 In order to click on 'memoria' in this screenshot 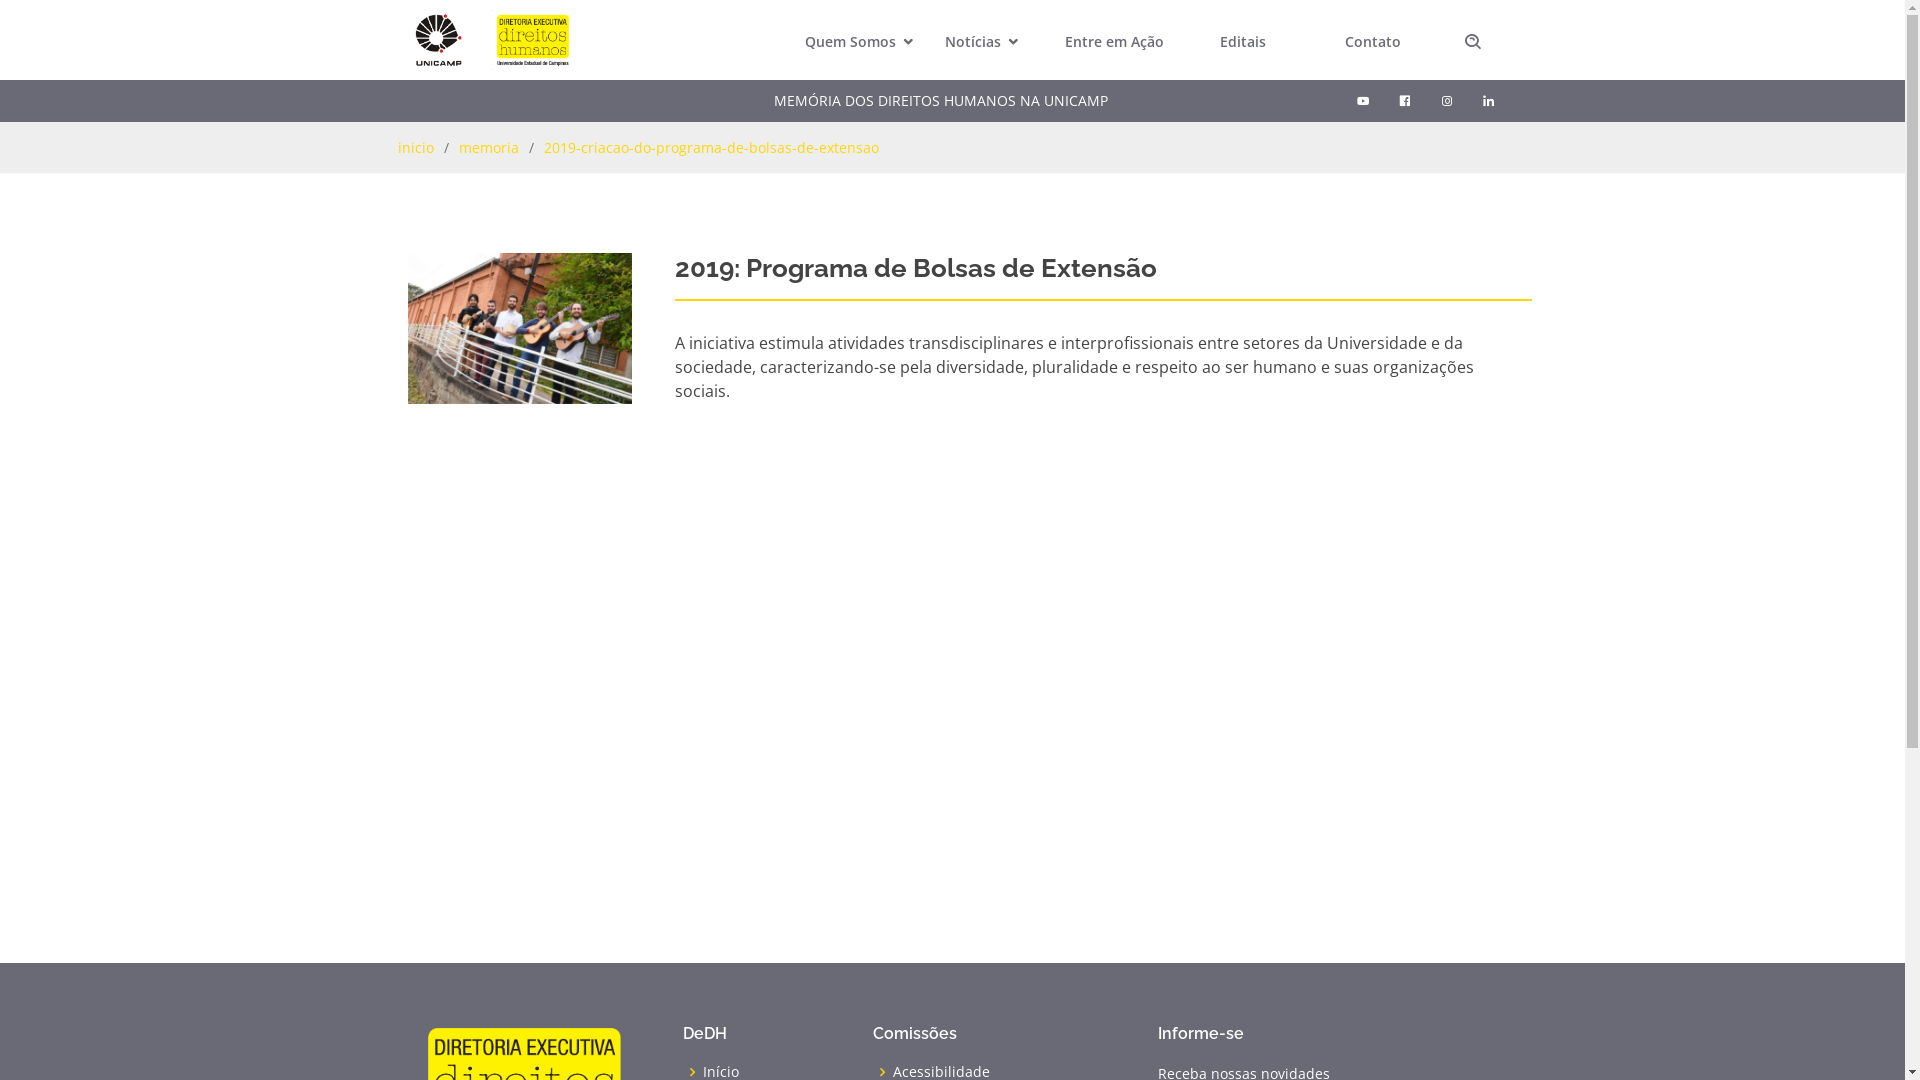, I will do `click(456, 146)`.